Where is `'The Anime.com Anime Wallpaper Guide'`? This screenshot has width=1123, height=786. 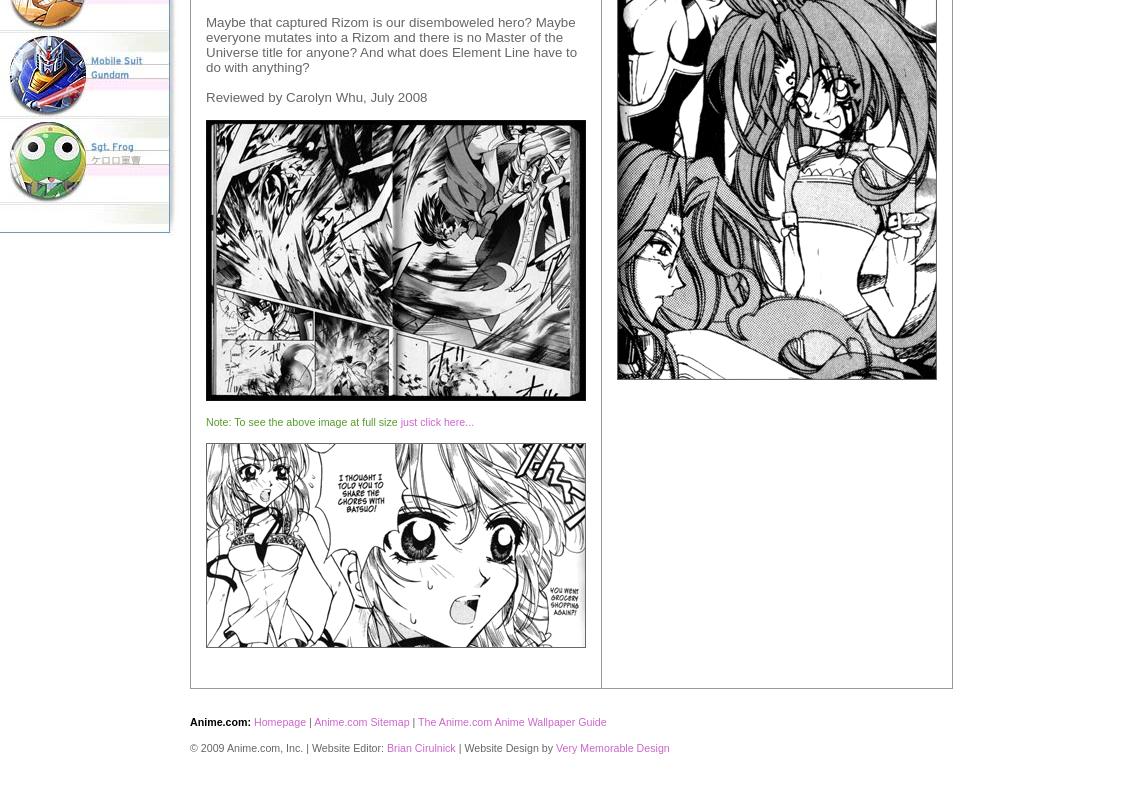
'The Anime.com Anime Wallpaper Guide' is located at coordinates (510, 720).